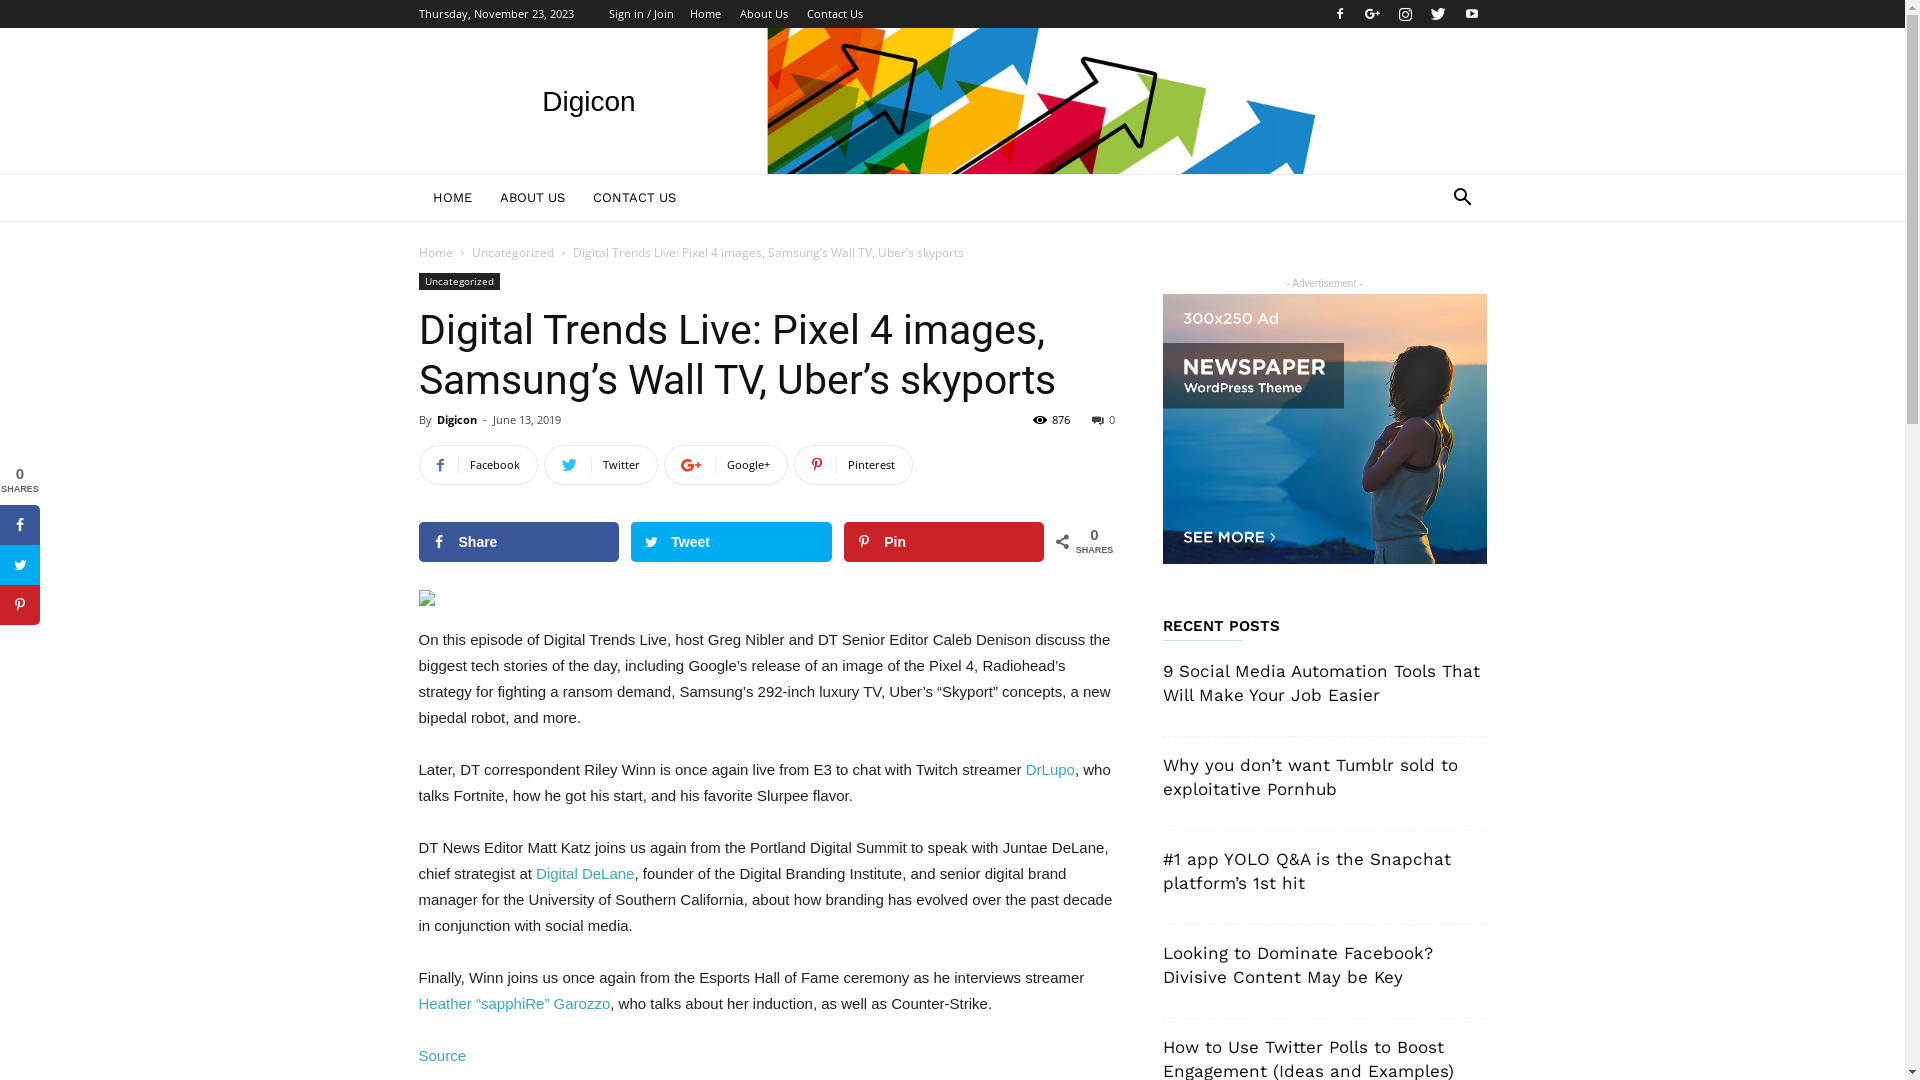  Describe the element at coordinates (1049, 768) in the screenshot. I see `'DrLupo'` at that location.